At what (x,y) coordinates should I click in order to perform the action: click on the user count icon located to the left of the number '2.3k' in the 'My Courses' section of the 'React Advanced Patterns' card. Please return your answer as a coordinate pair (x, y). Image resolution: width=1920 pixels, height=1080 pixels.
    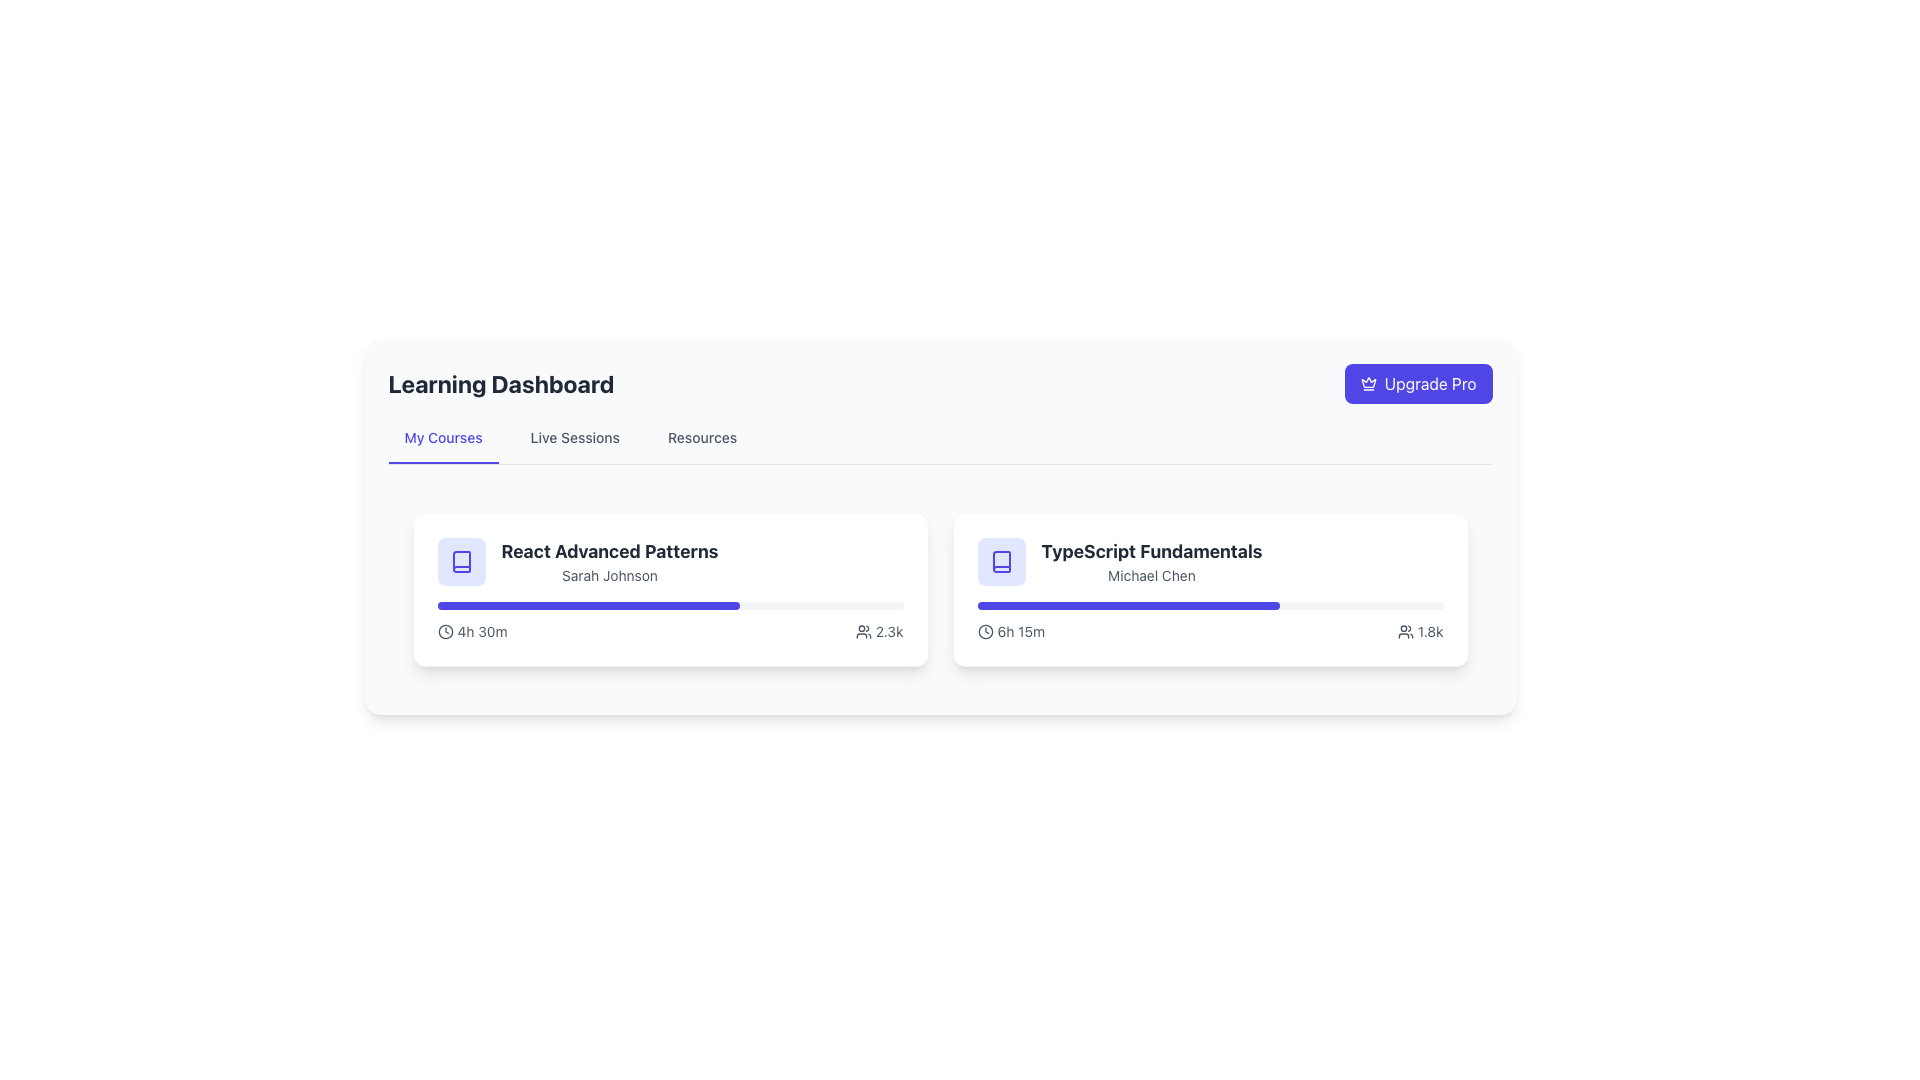
    Looking at the image, I should click on (863, 632).